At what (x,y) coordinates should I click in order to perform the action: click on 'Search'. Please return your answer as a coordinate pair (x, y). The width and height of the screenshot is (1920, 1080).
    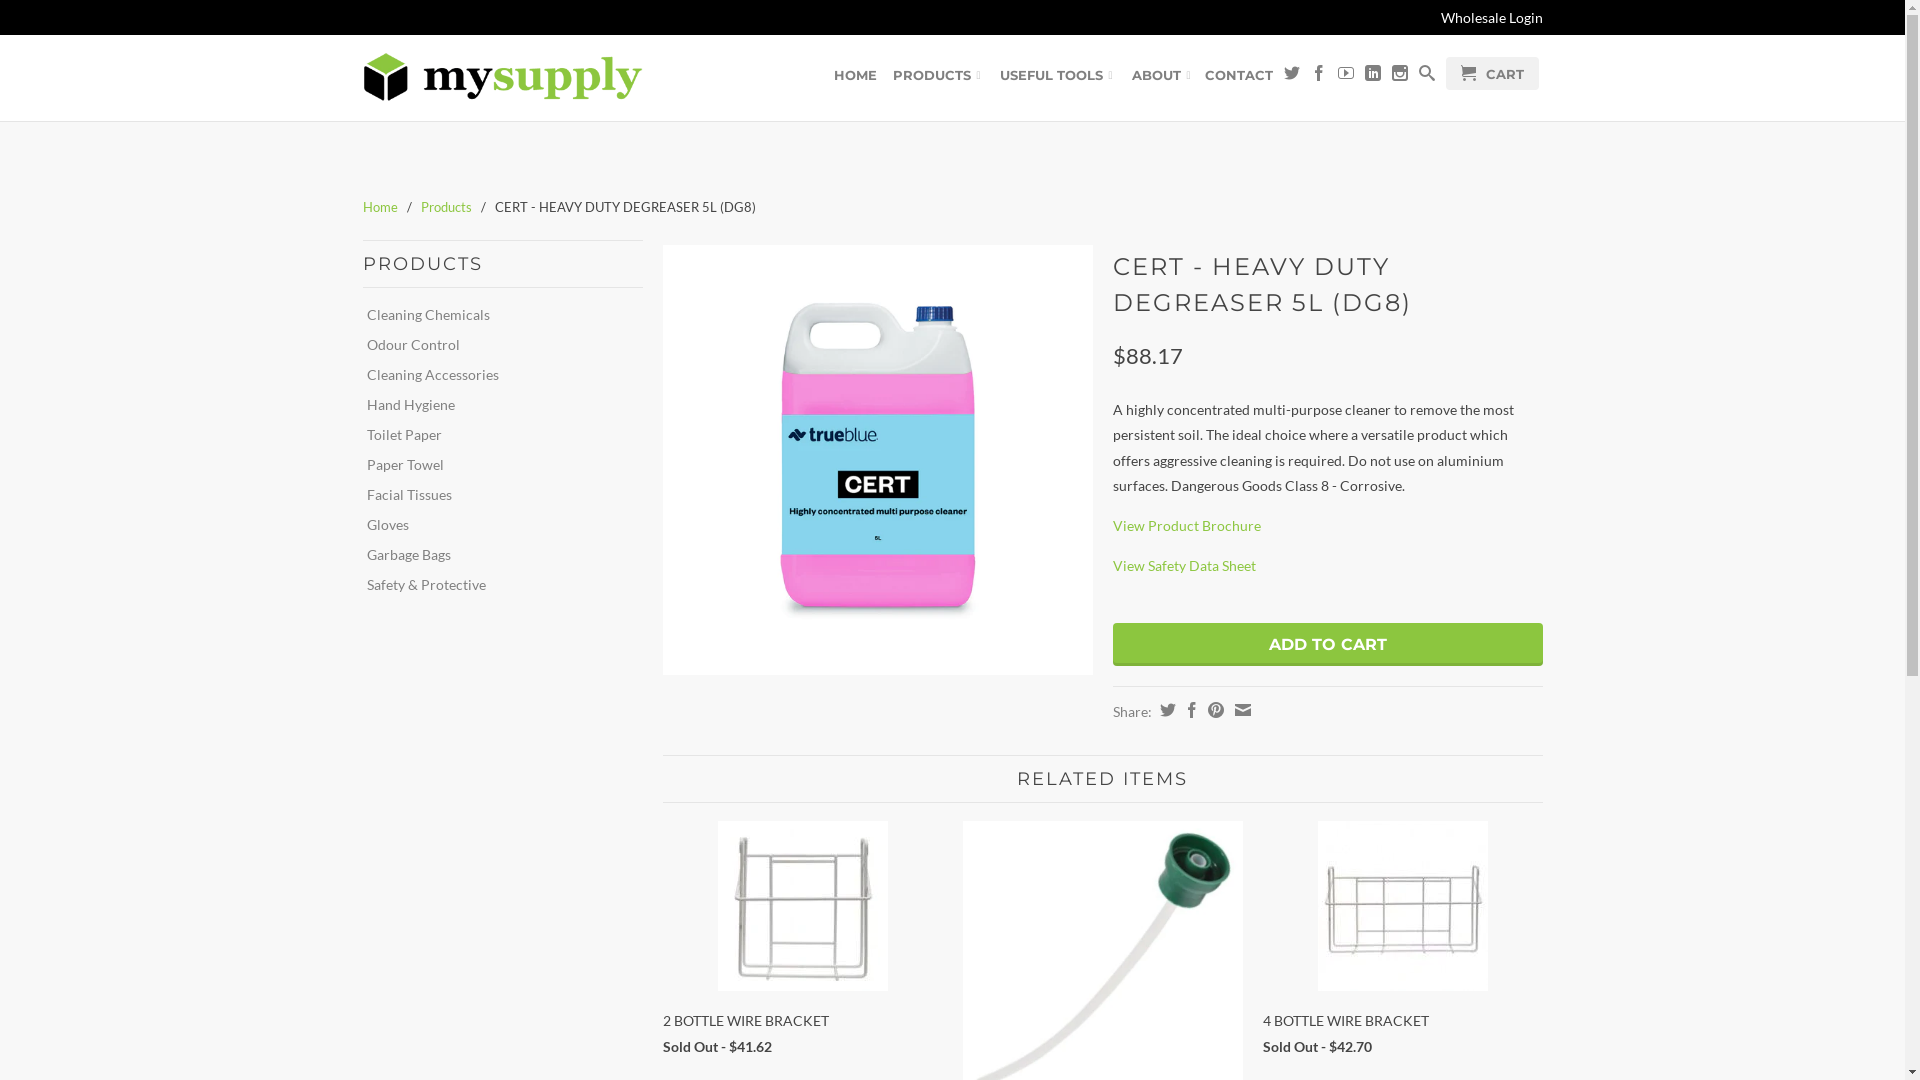
    Looking at the image, I should click on (1424, 76).